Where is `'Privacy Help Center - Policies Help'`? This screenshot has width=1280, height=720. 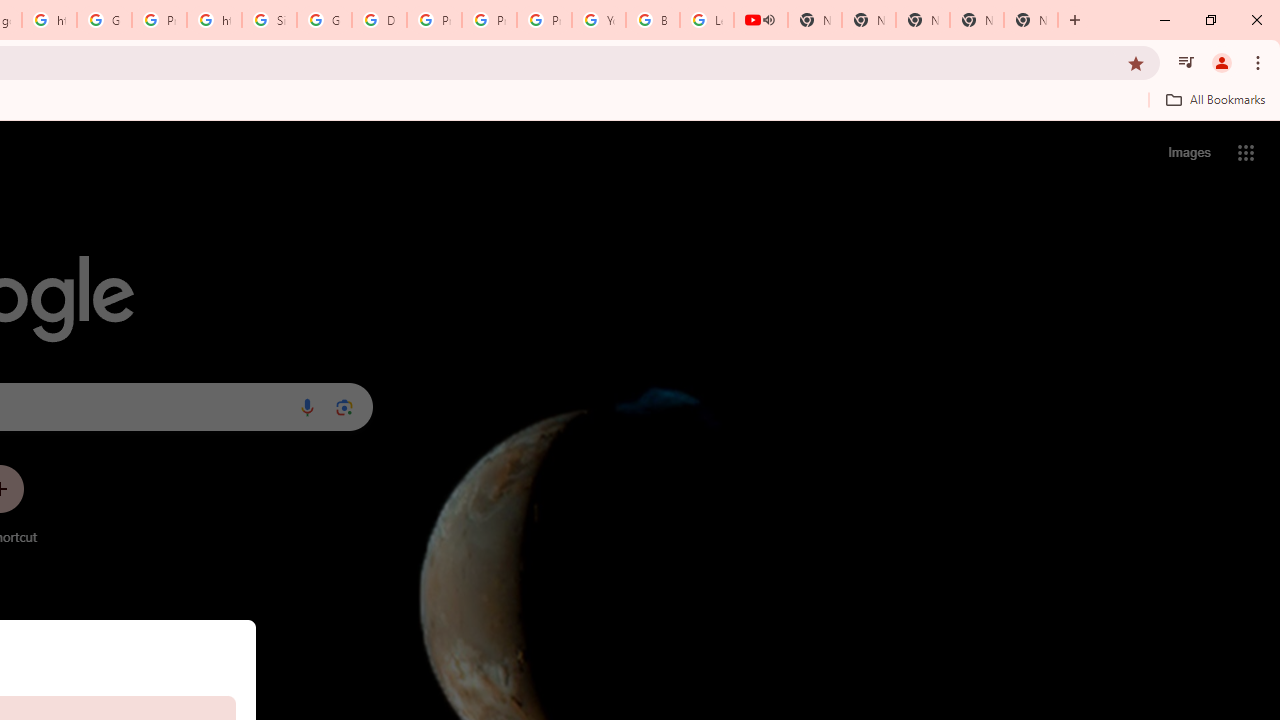 'Privacy Help Center - Policies Help' is located at coordinates (433, 20).